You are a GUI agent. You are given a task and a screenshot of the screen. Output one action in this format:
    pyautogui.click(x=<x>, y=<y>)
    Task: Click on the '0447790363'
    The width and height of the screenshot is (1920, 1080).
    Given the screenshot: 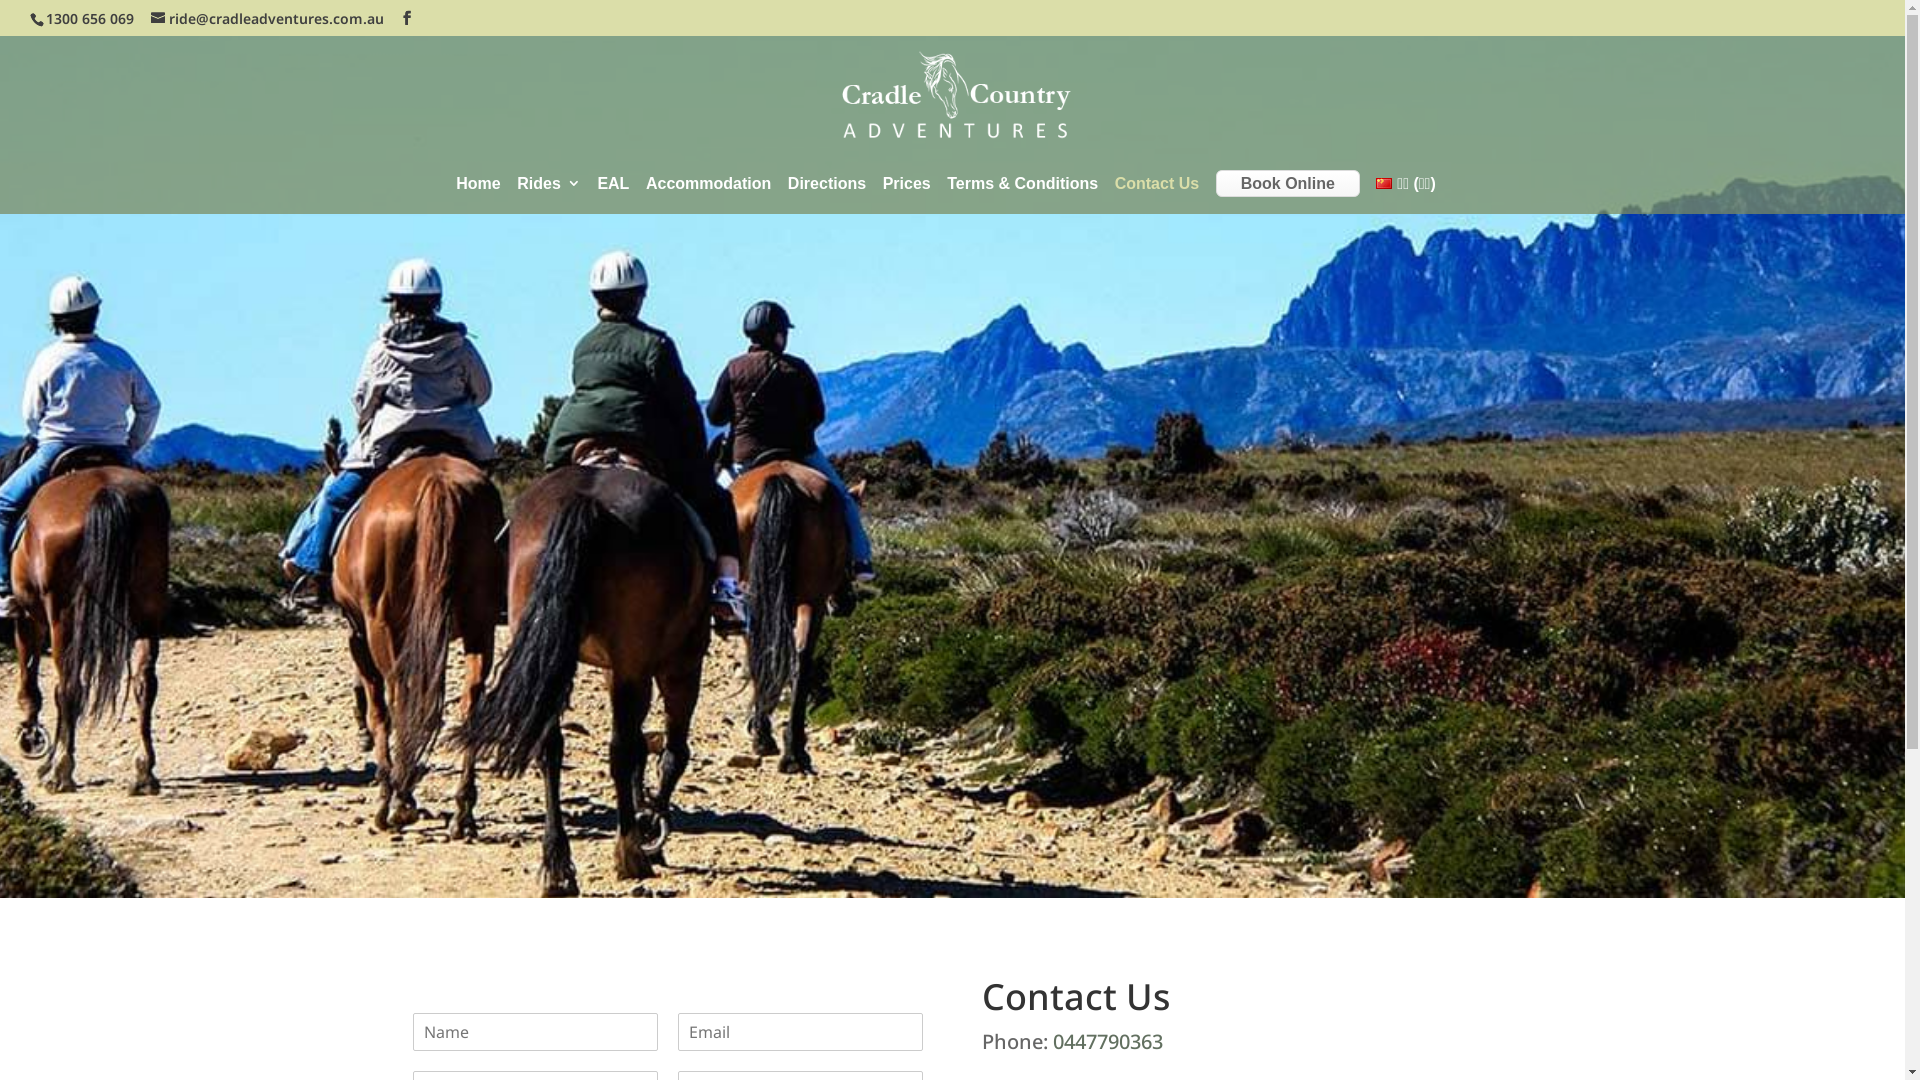 What is the action you would take?
    pyautogui.click(x=1107, y=1040)
    